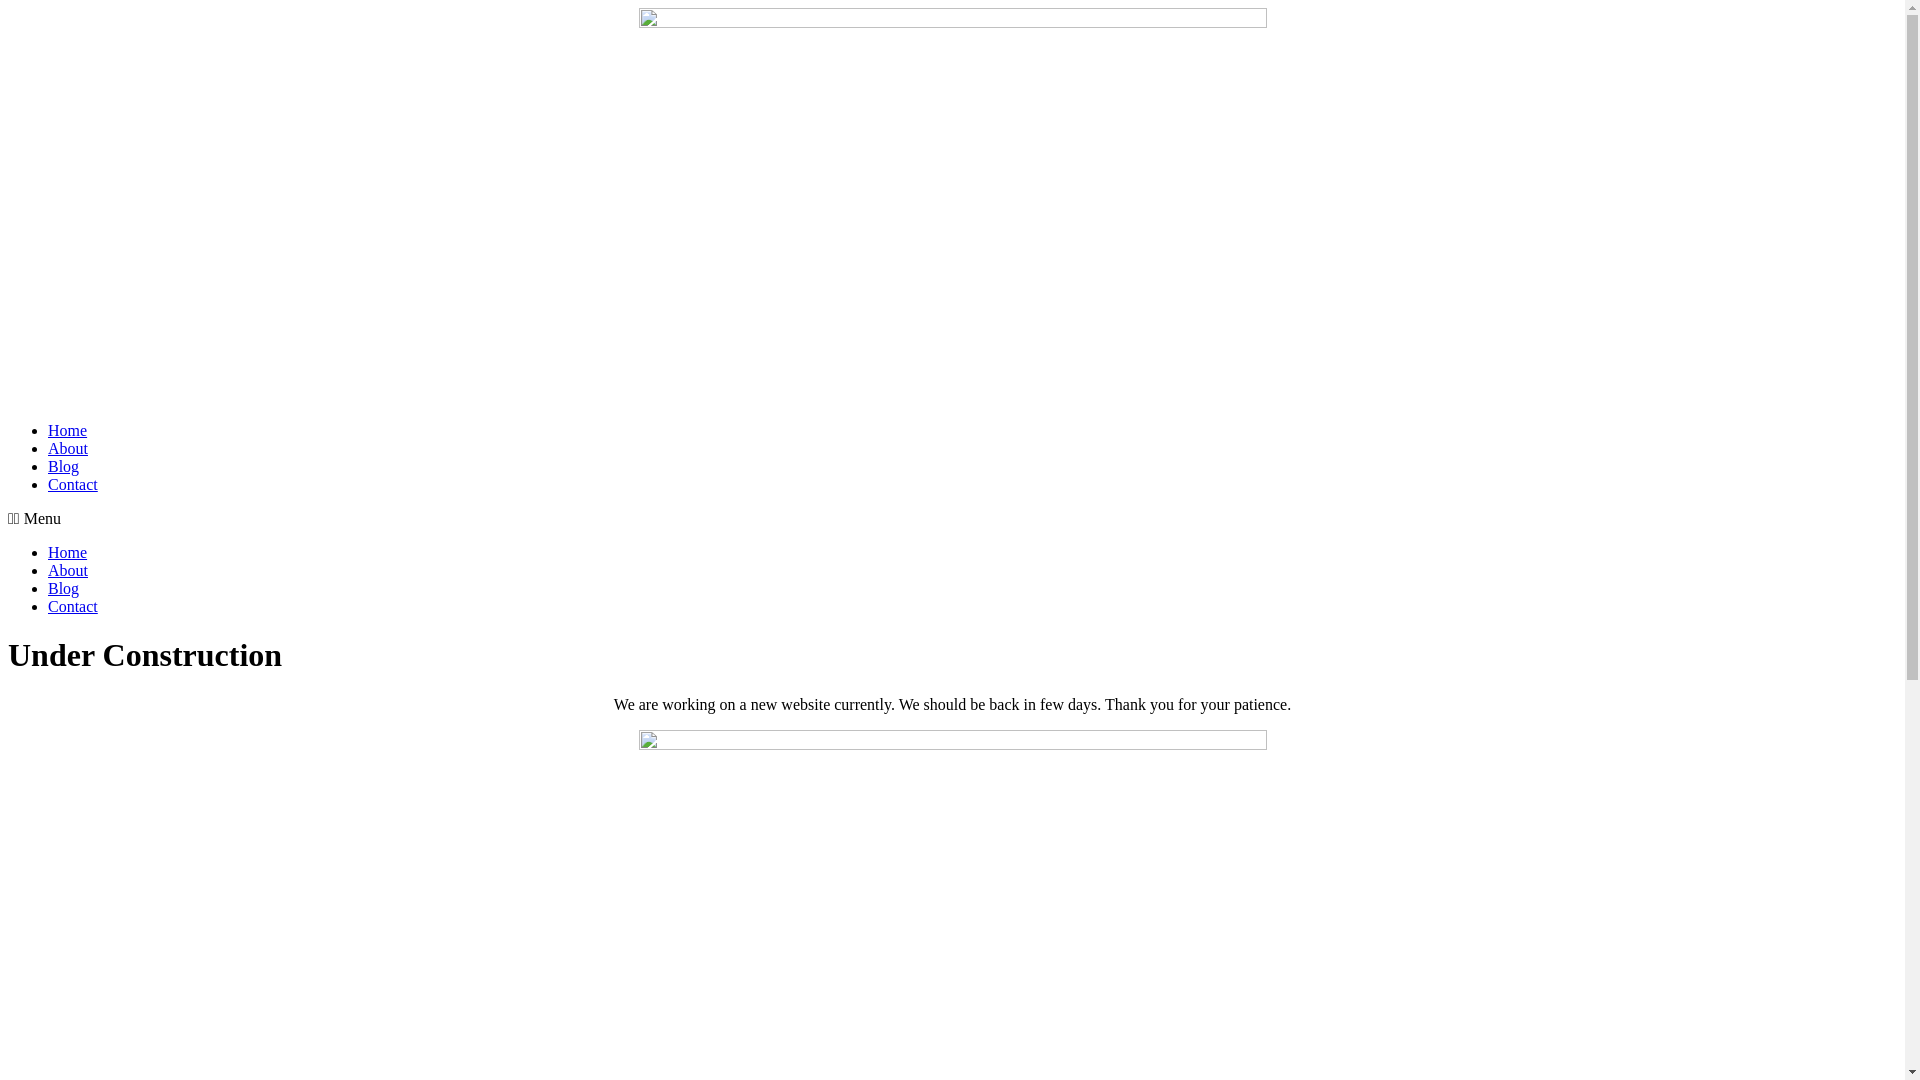 This screenshot has height=1080, width=1920. What do you see at coordinates (67, 570) in the screenshot?
I see `'About'` at bounding box center [67, 570].